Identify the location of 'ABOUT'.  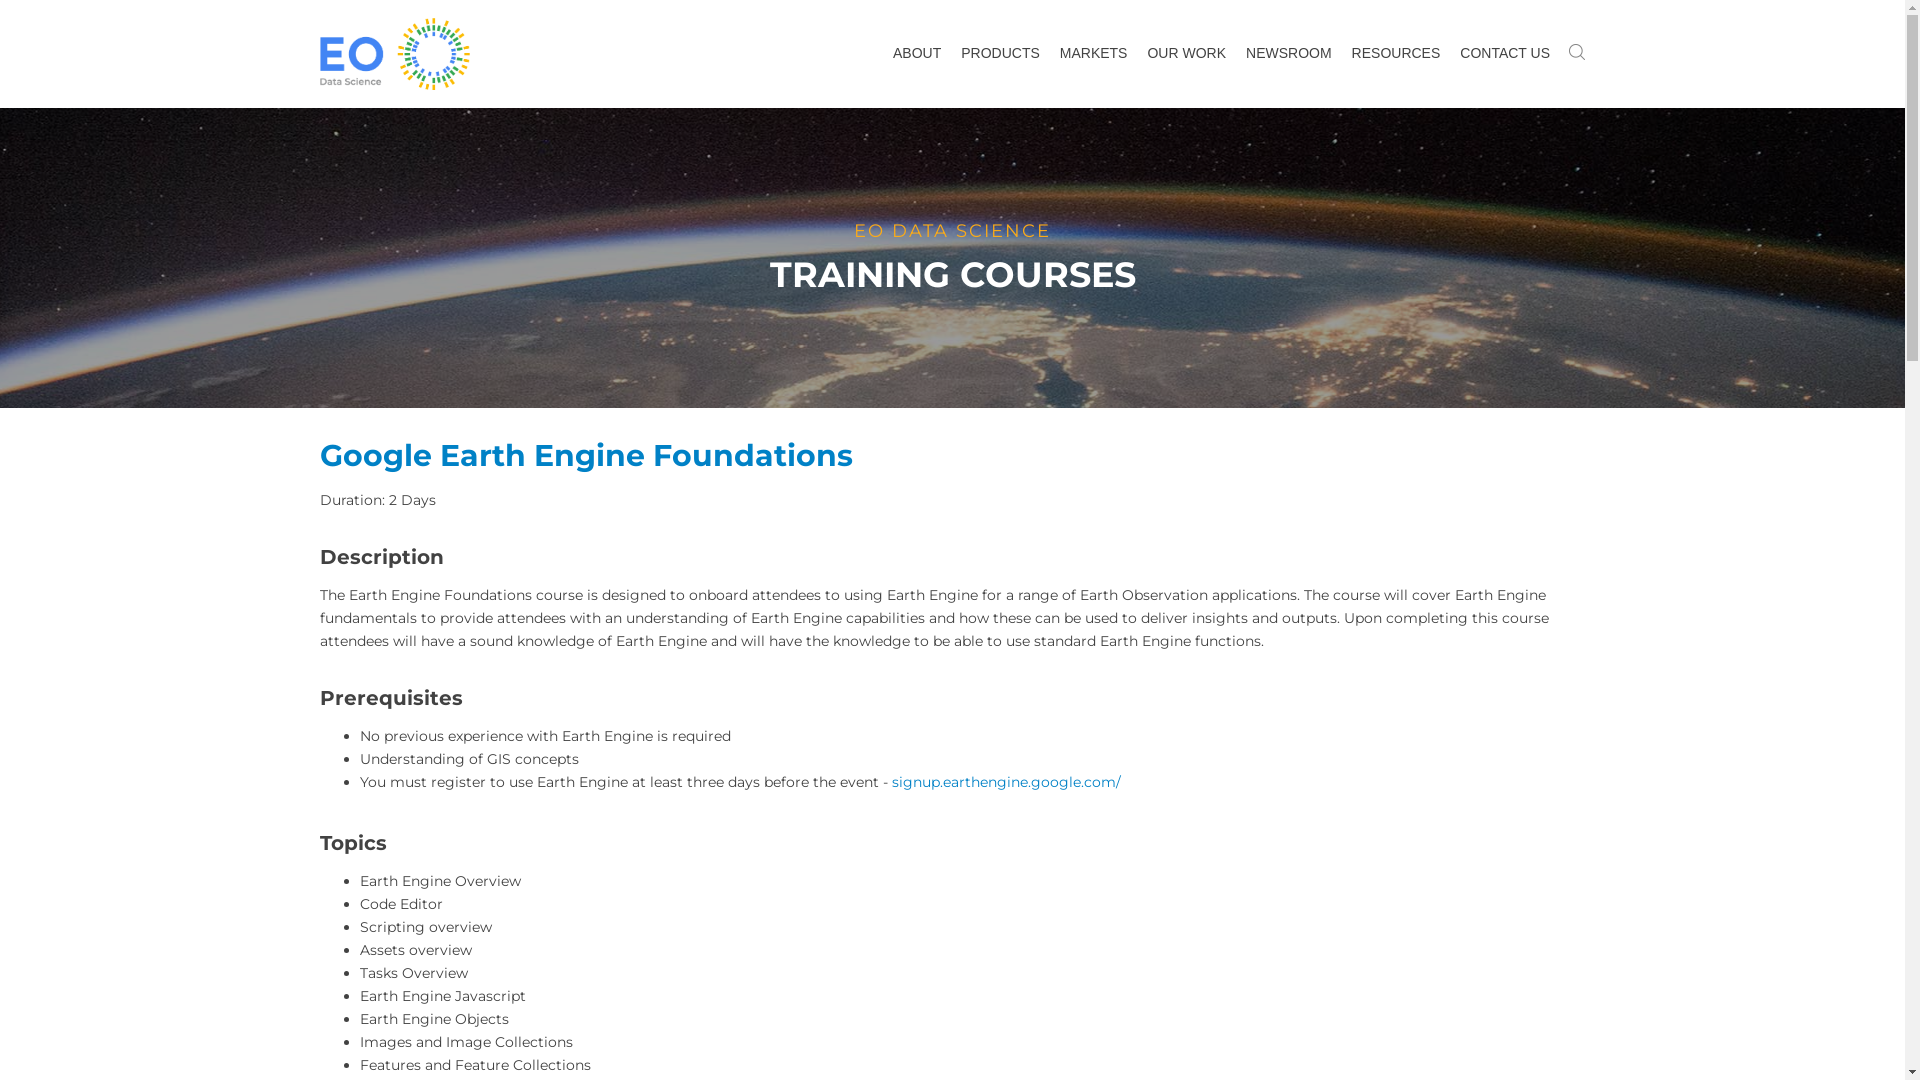
(915, 52).